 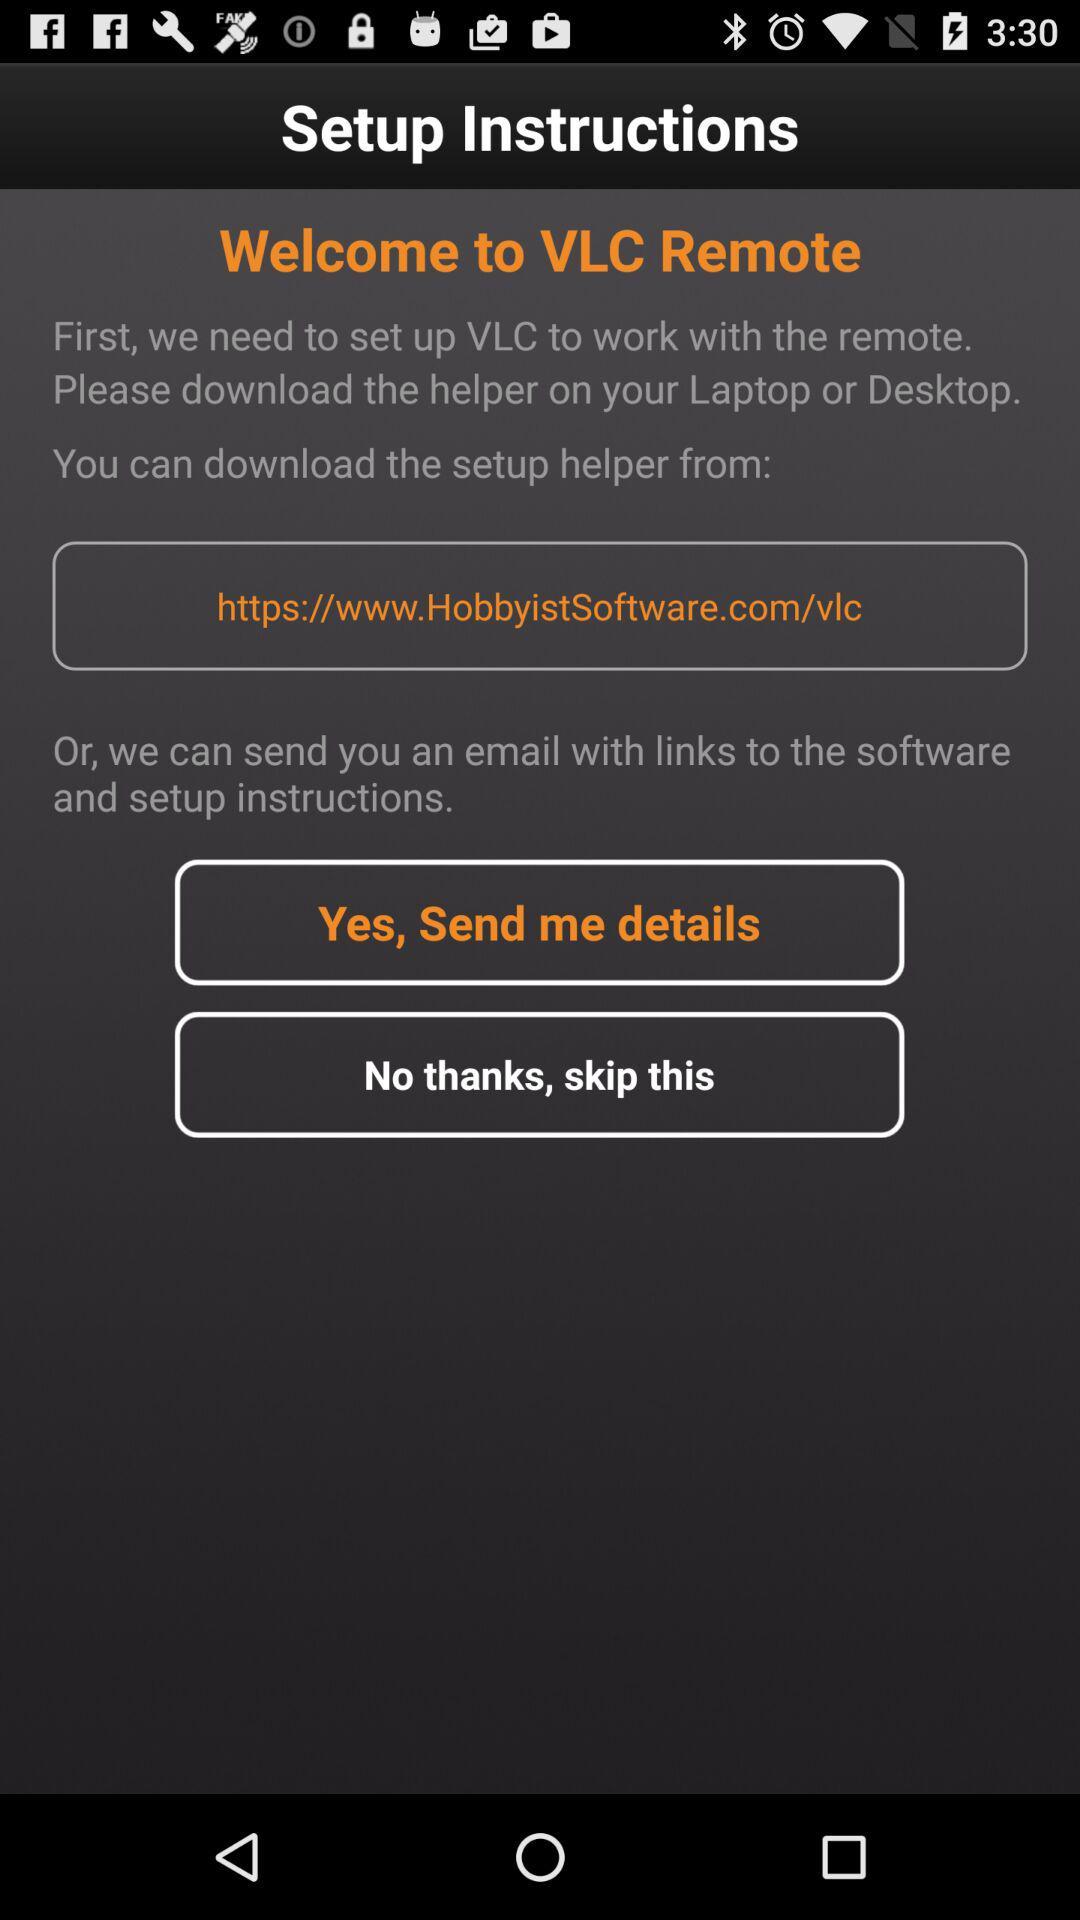 What do you see at coordinates (538, 921) in the screenshot?
I see `yes` at bounding box center [538, 921].